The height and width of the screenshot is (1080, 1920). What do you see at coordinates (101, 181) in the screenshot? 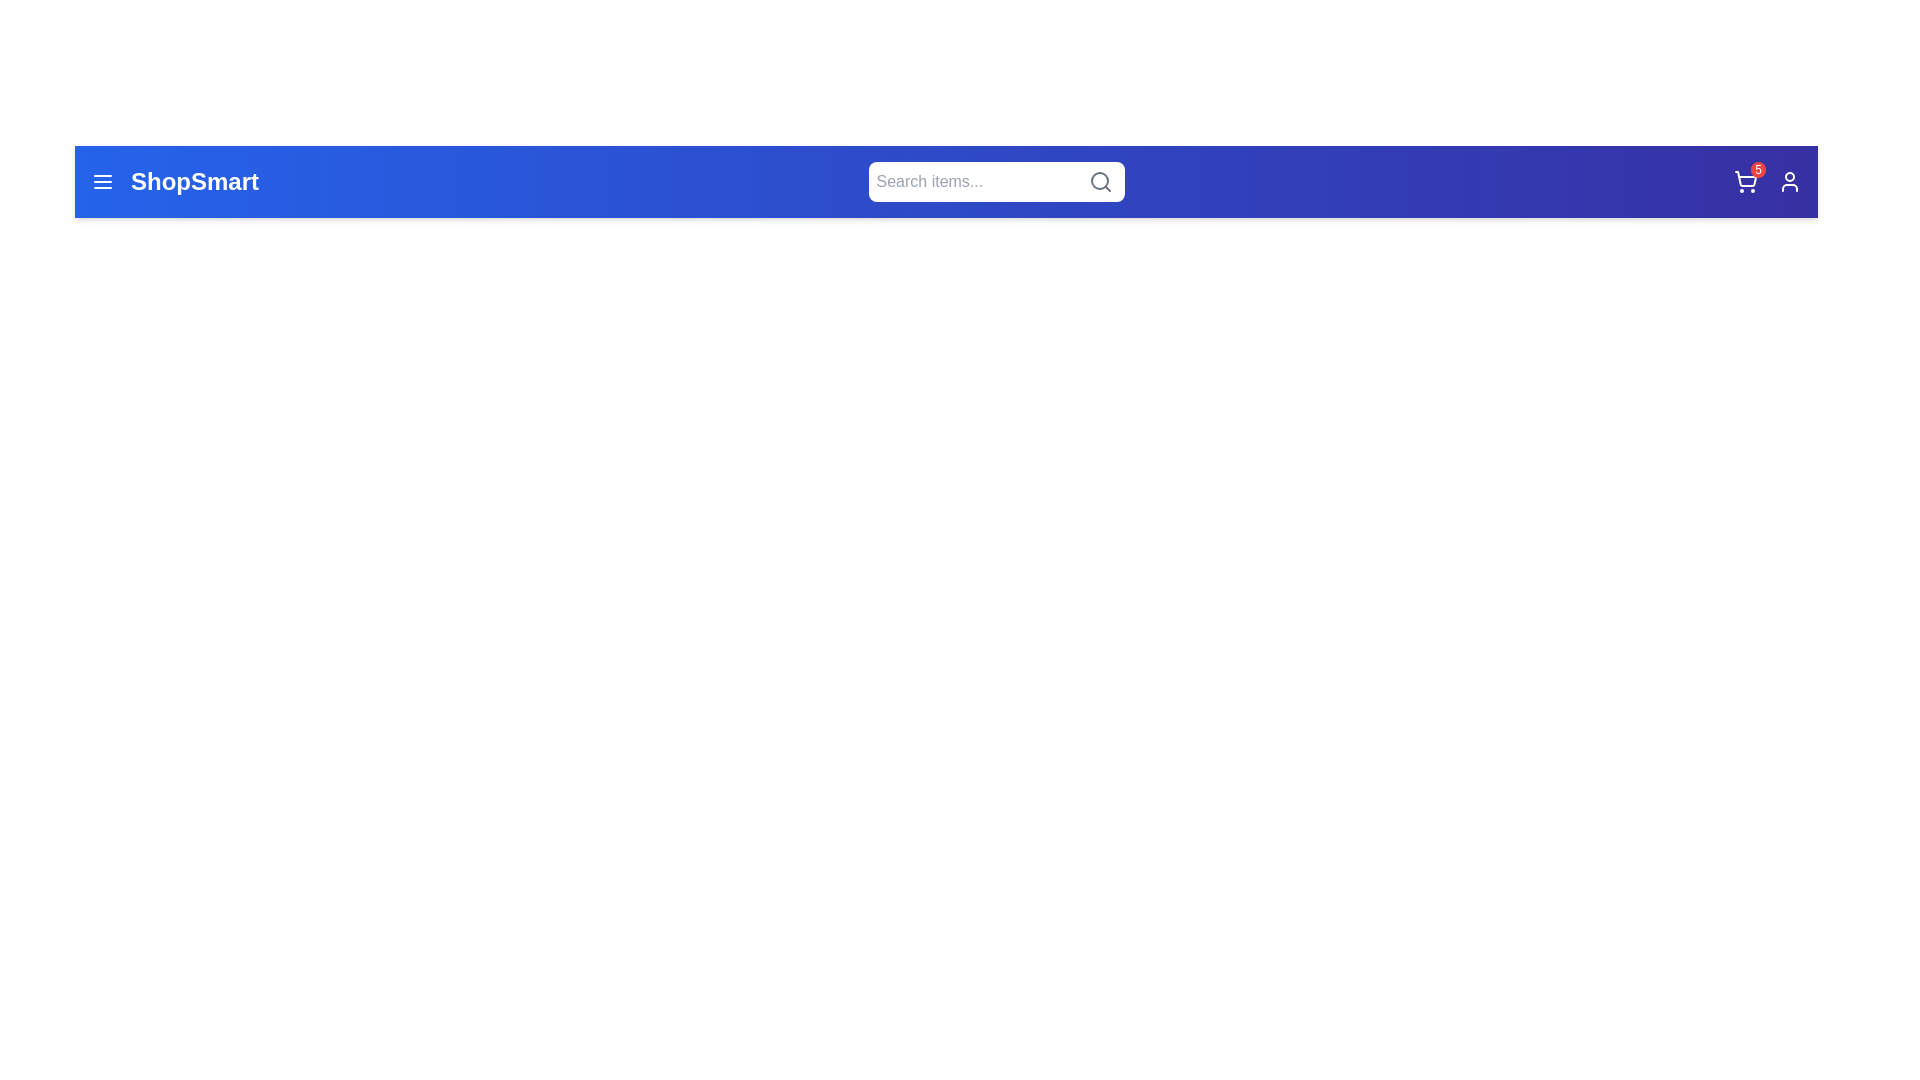
I see `the menu icon to open the menu` at bounding box center [101, 181].